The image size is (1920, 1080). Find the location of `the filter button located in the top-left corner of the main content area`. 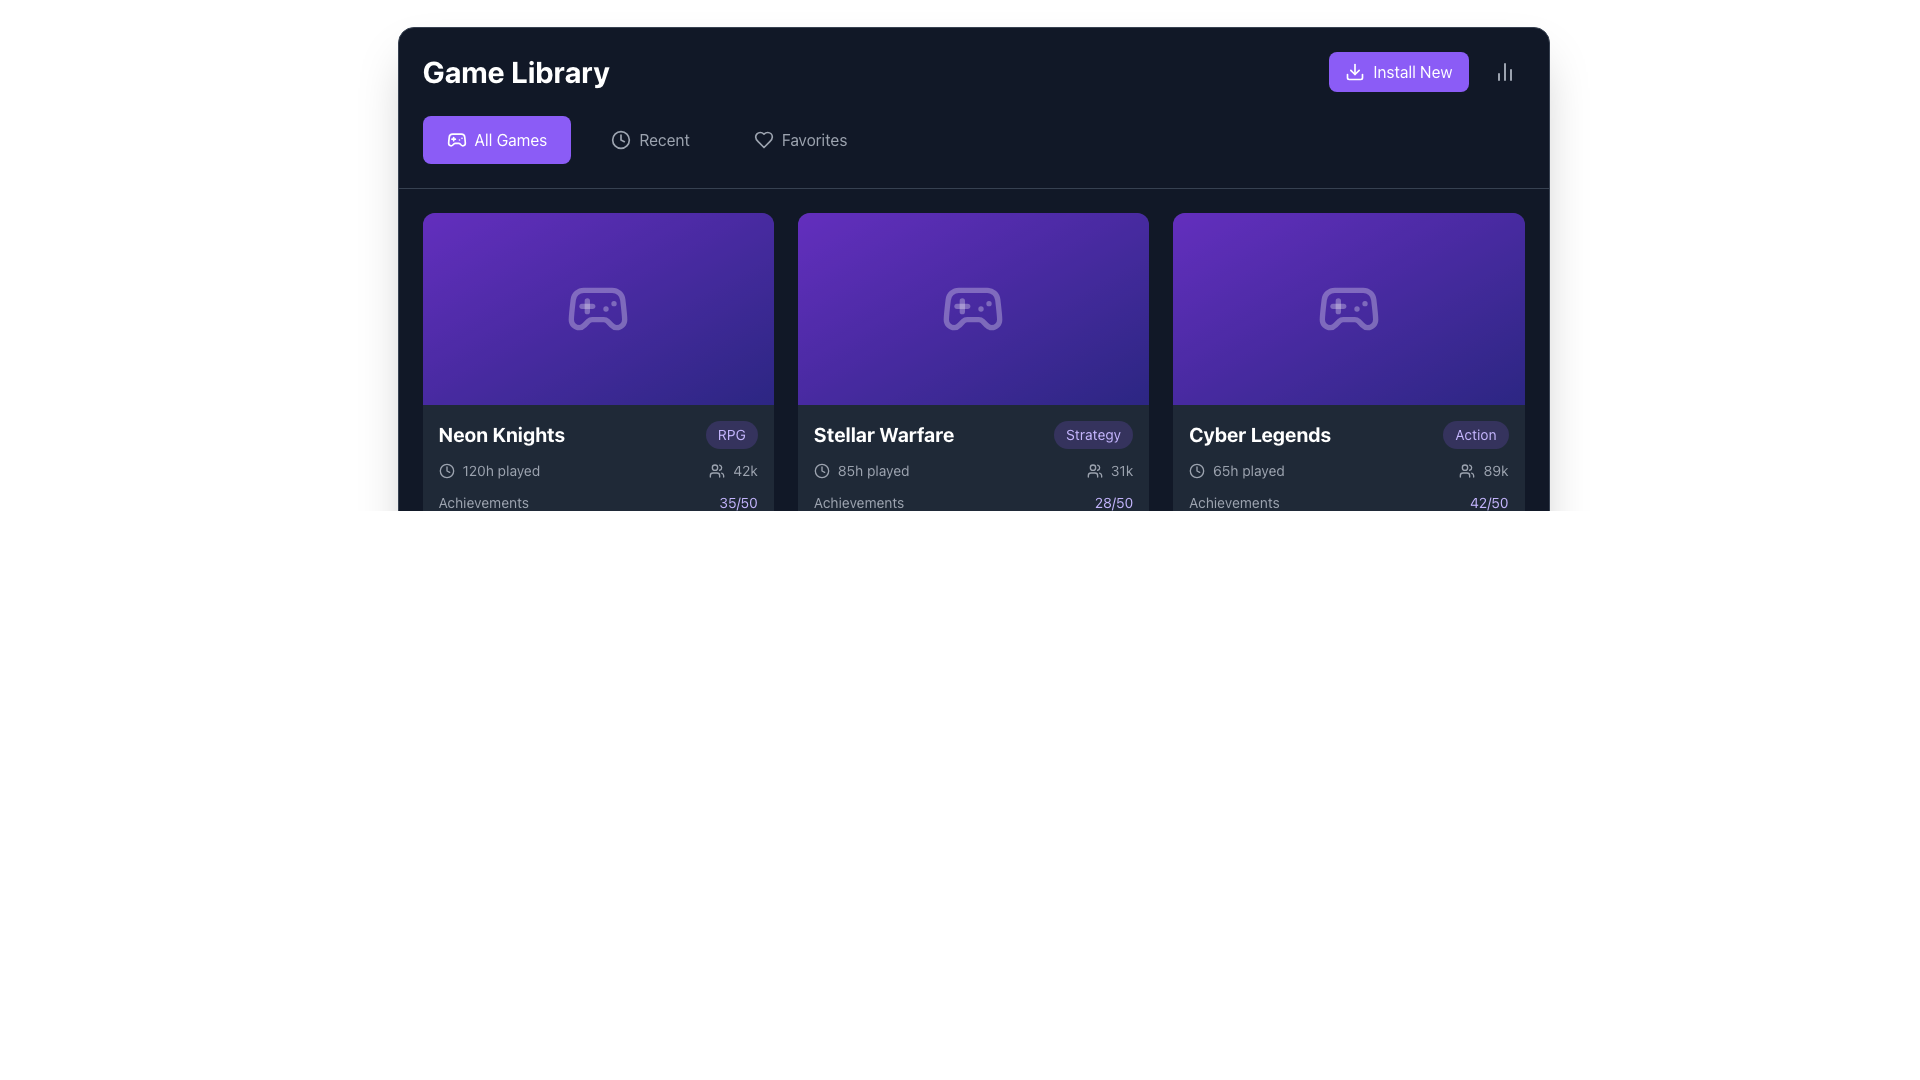

the filter button located in the top-left corner of the main content area is located at coordinates (496, 138).